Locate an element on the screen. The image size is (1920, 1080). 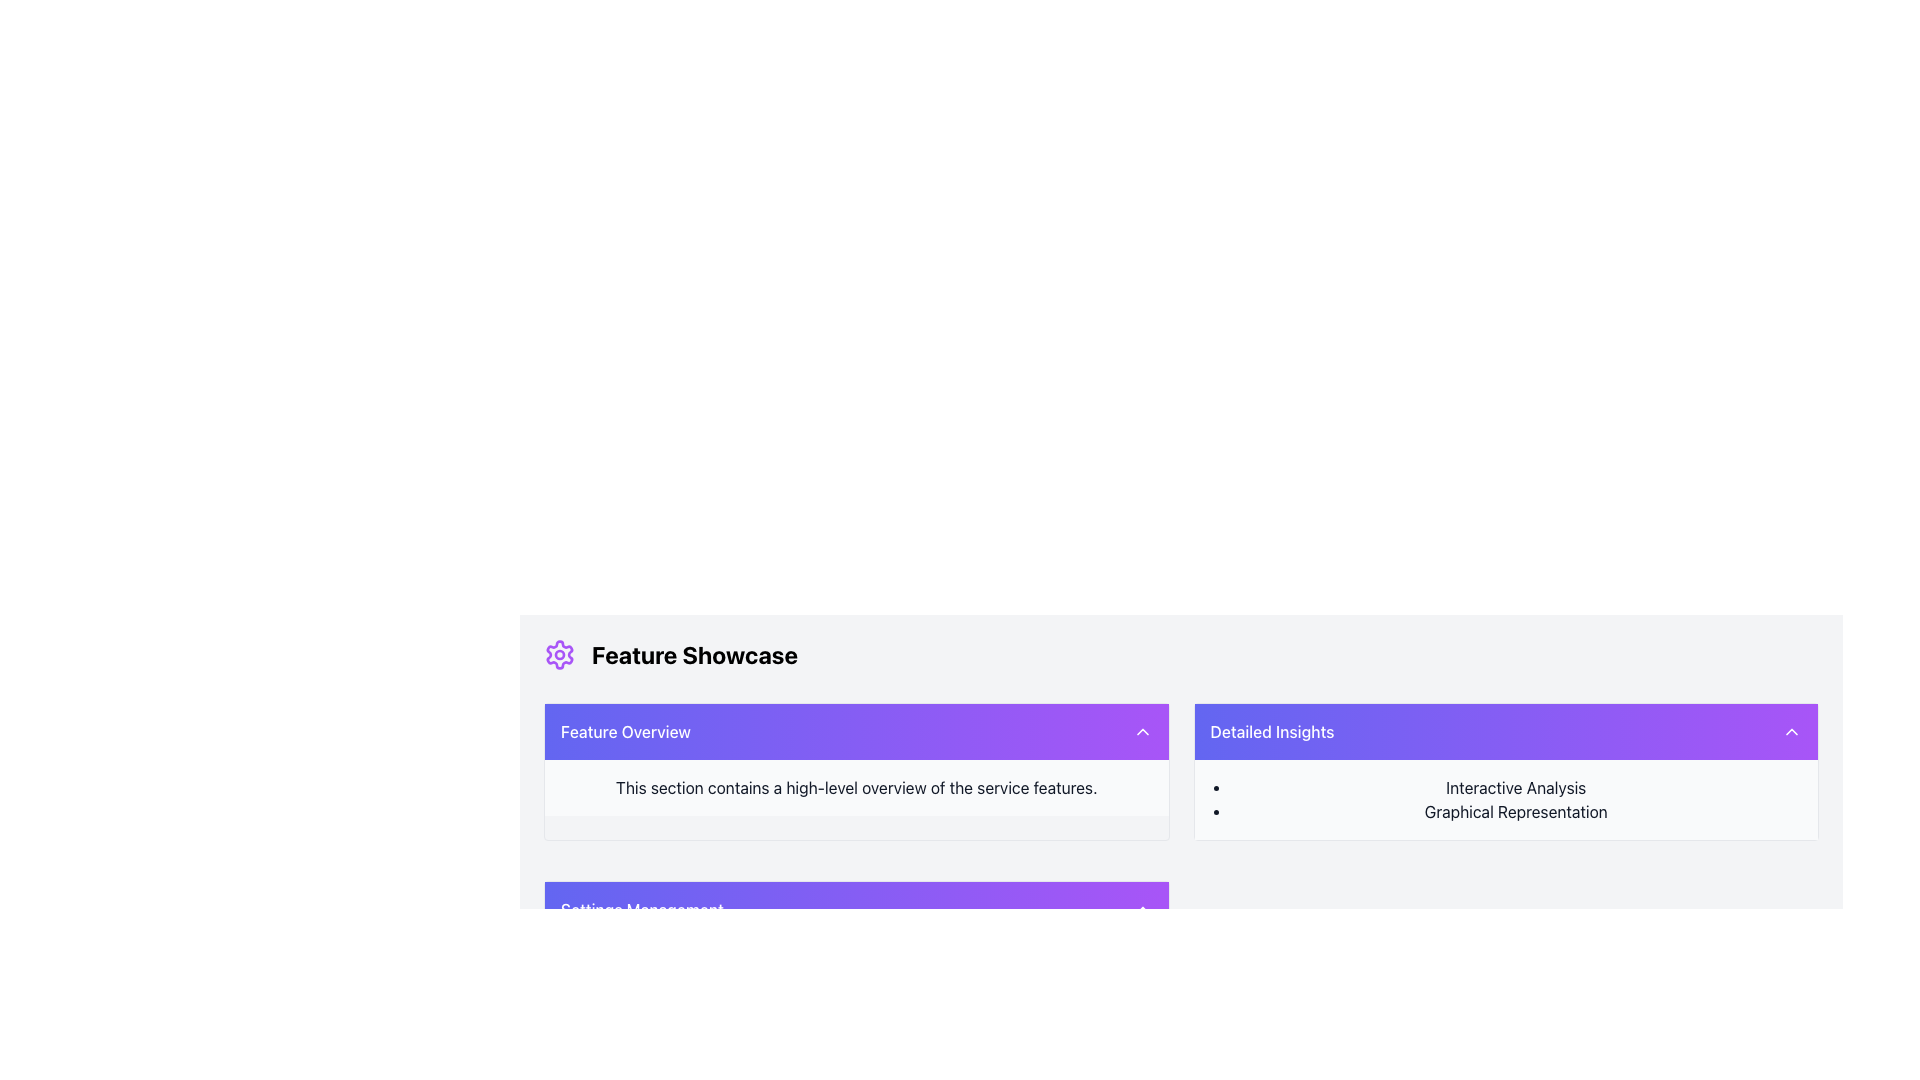
the small chevron-up icon located at the rightmost end of the purple header bar labeled 'Feature Overview' is located at coordinates (1142, 732).